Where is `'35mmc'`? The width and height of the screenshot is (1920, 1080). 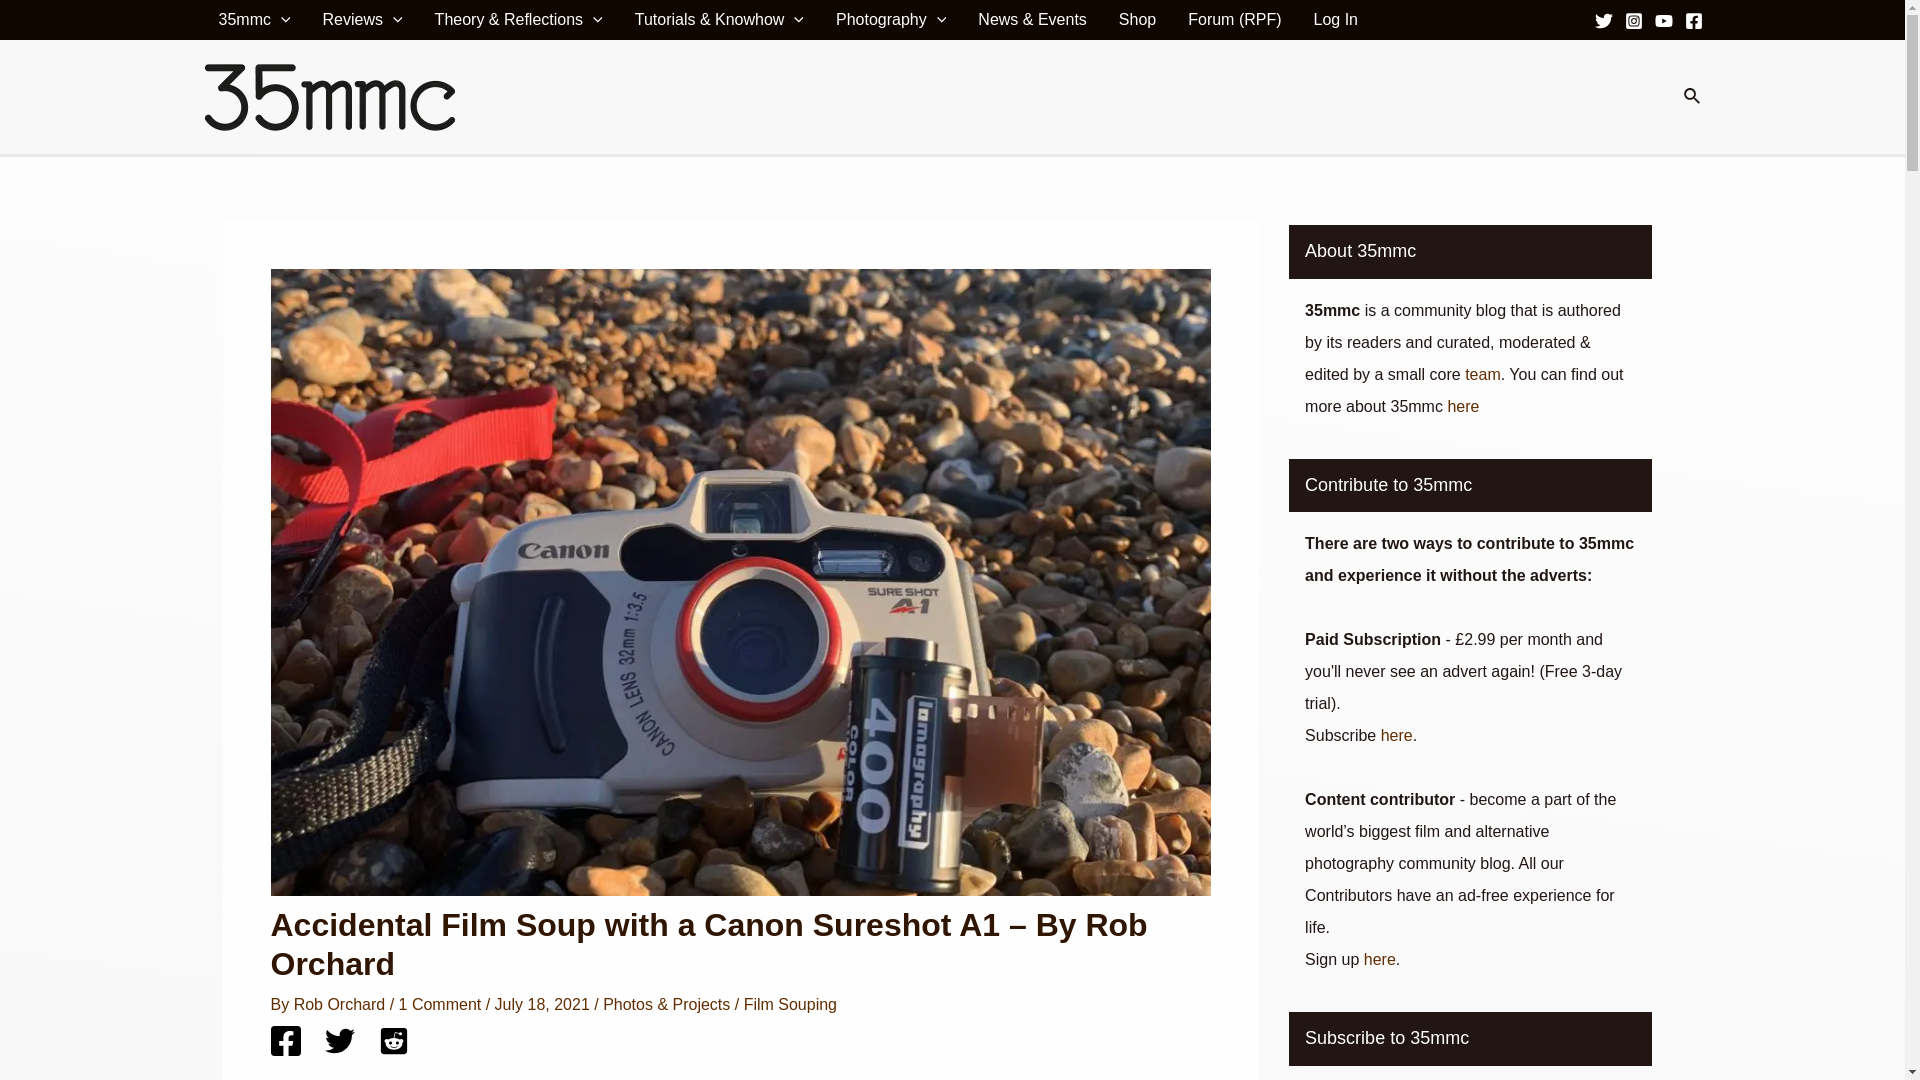
'35mmc' is located at coordinates (253, 19).